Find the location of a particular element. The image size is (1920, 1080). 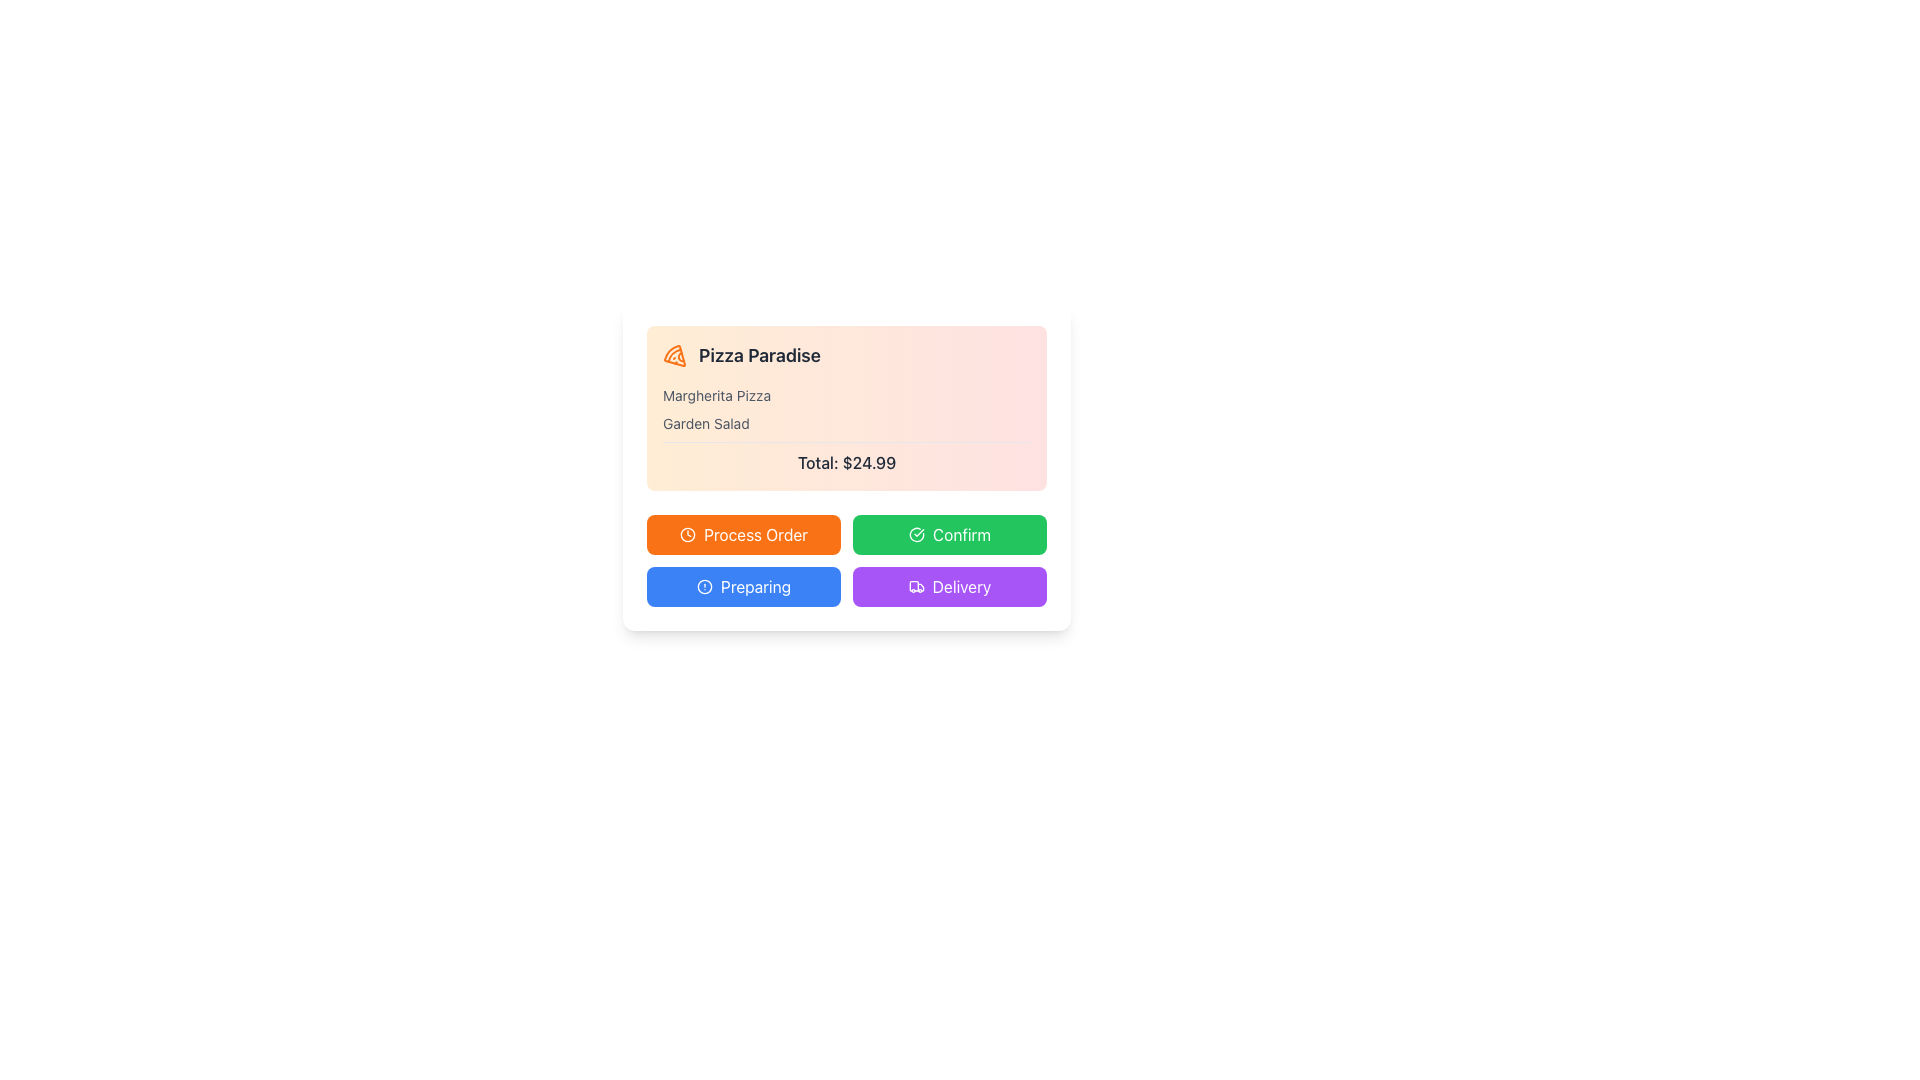

the static text label displaying 'Garden Salad' which is positioned below the title 'Pizza Paradise' and above 'Total: $24.99' is located at coordinates (706, 423).